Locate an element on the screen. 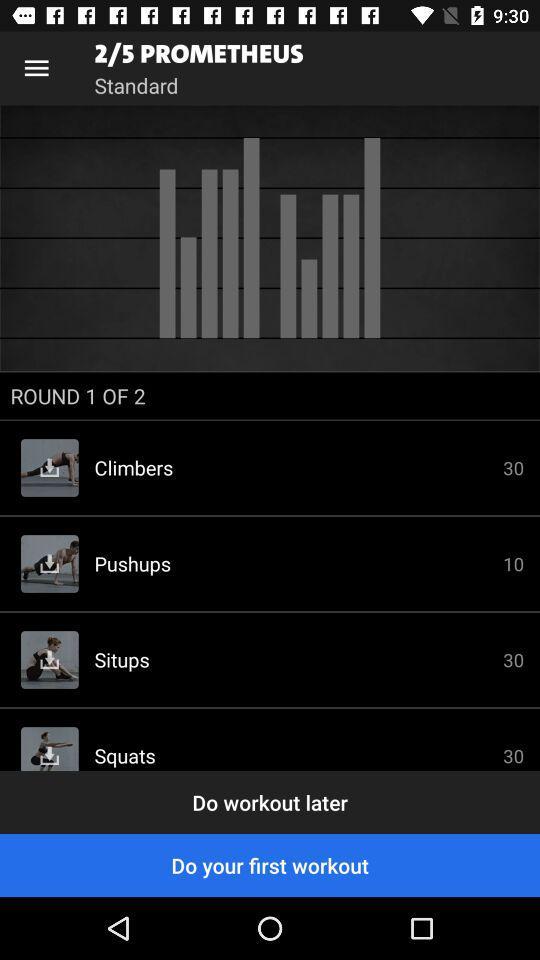 The height and width of the screenshot is (960, 540). the do your first item is located at coordinates (270, 864).